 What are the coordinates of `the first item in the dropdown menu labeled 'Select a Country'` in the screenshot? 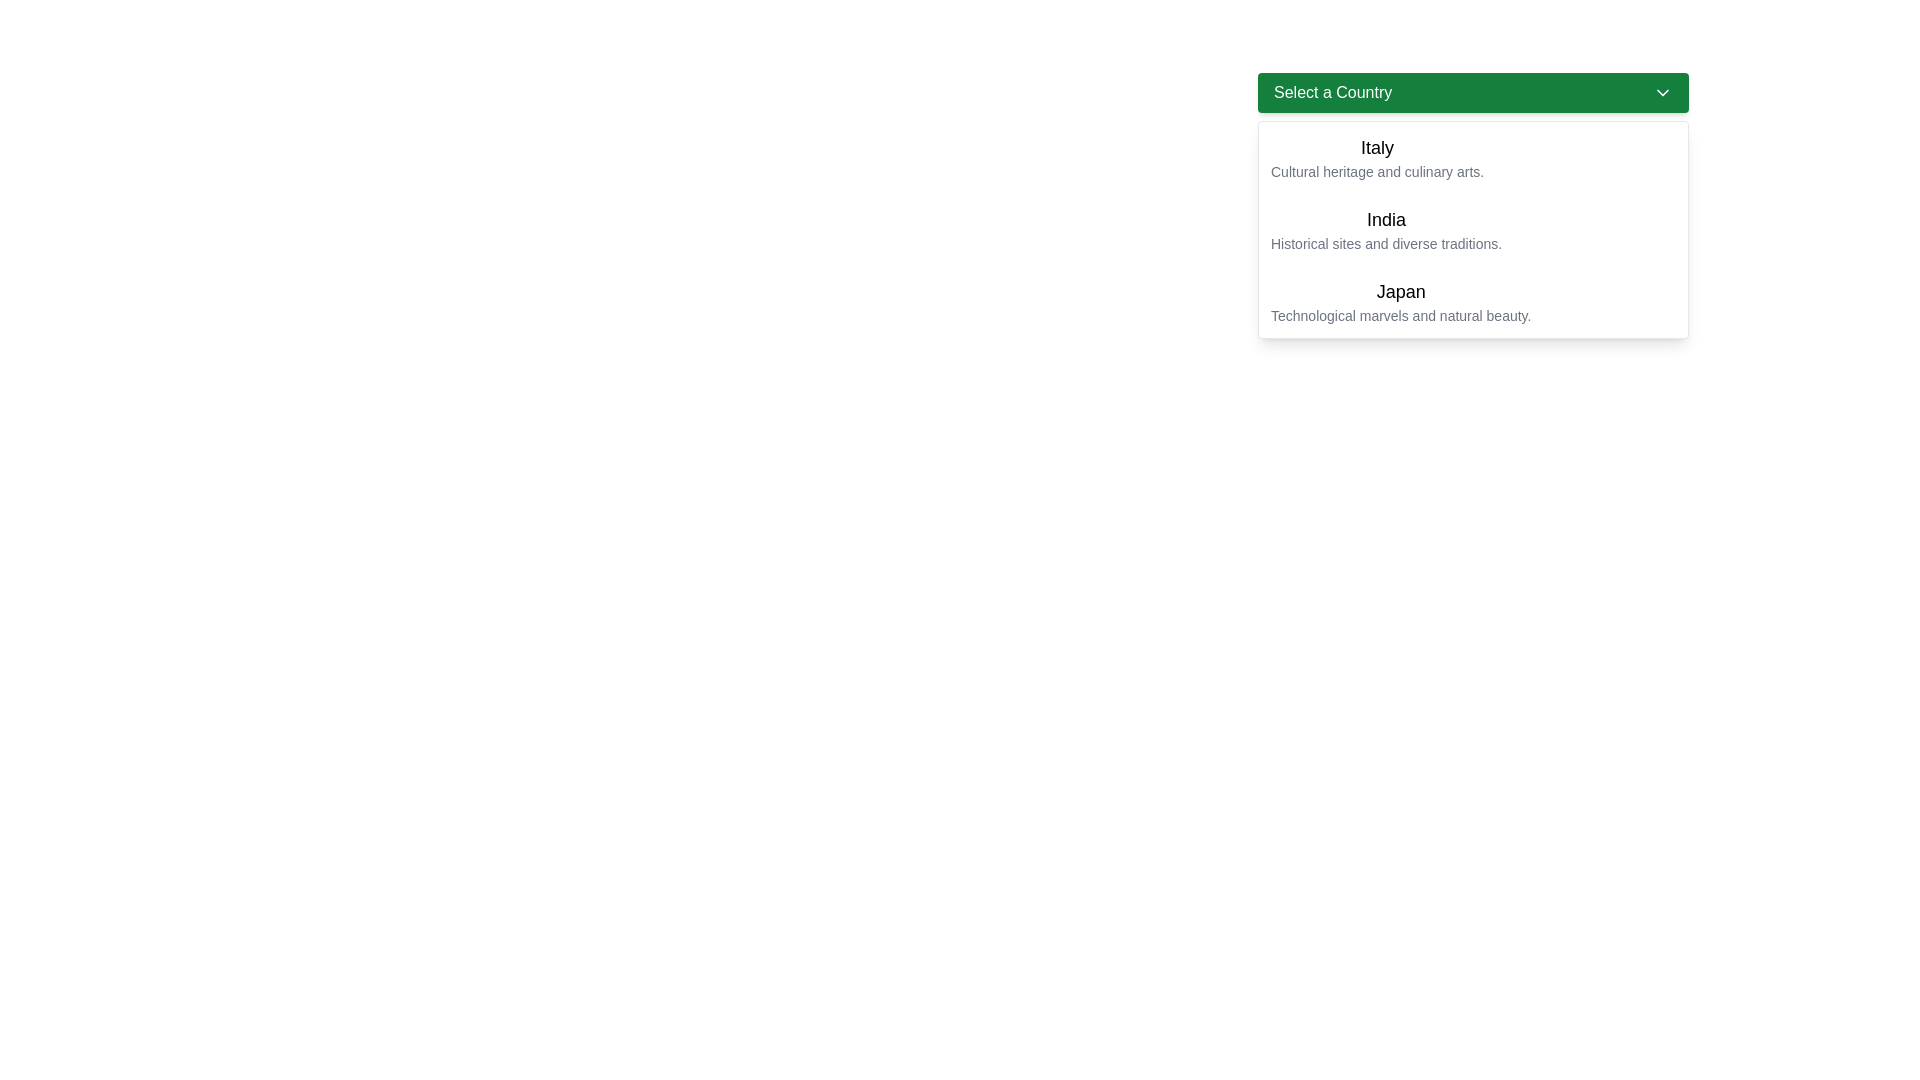 It's located at (1473, 157).